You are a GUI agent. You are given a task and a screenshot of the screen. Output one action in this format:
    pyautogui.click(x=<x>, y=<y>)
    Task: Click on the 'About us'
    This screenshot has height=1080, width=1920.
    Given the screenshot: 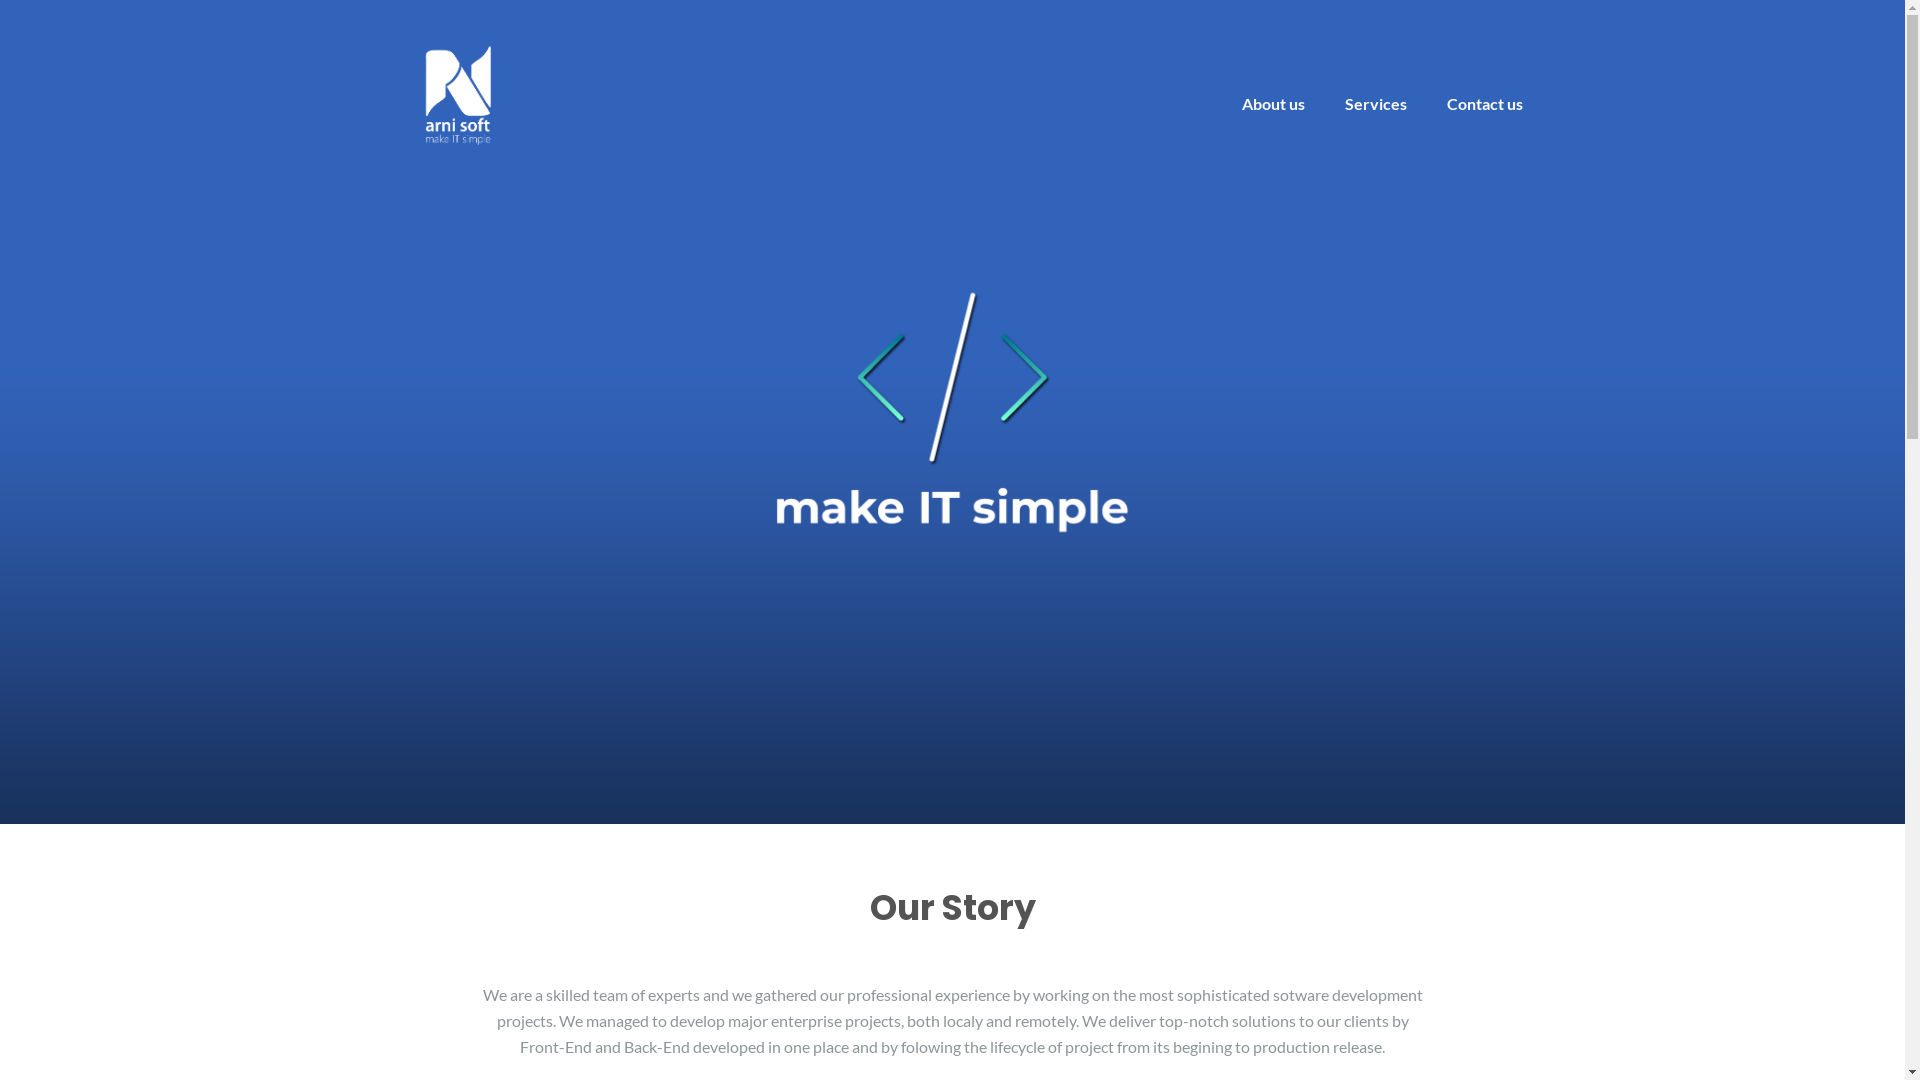 What is the action you would take?
    pyautogui.click(x=1272, y=103)
    